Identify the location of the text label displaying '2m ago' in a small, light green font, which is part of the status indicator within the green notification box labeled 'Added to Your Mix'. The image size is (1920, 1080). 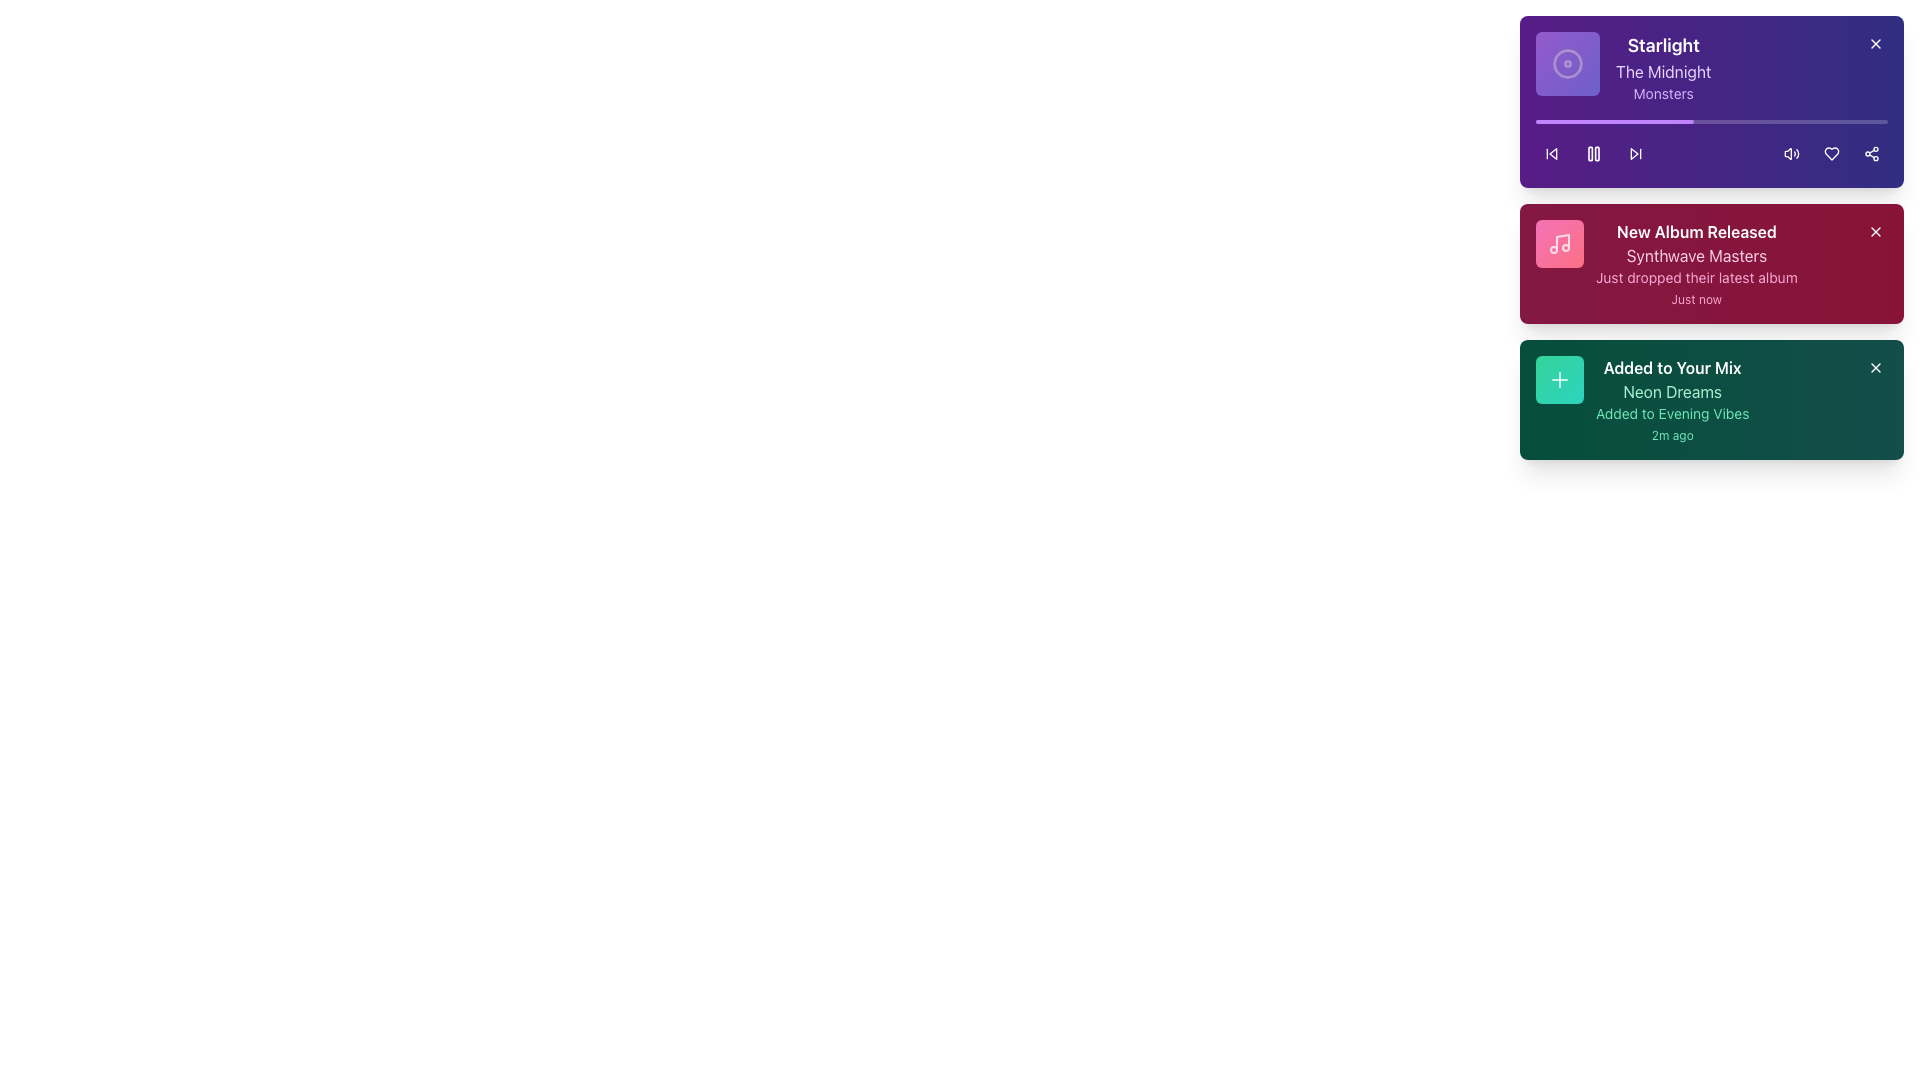
(1672, 434).